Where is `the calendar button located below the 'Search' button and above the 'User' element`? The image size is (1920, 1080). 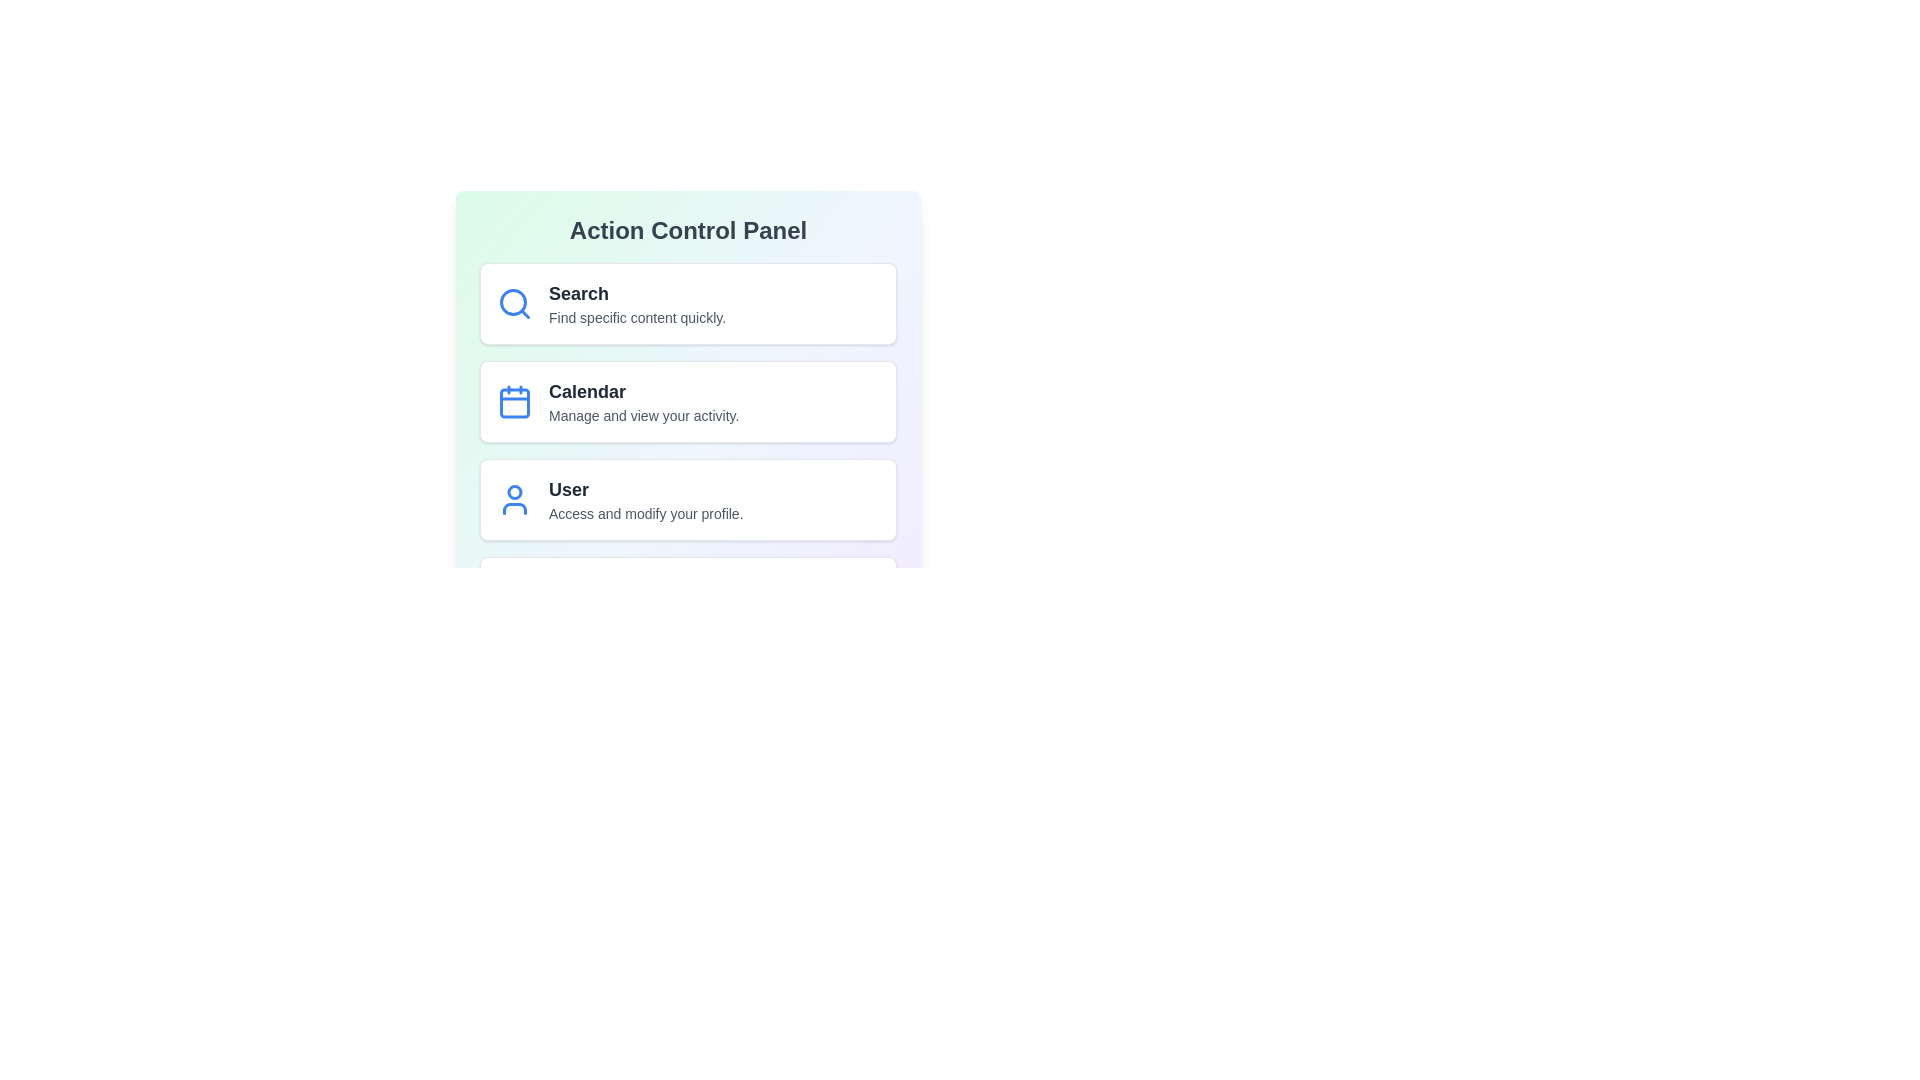 the calendar button located below the 'Search' button and above the 'User' element is located at coordinates (688, 401).